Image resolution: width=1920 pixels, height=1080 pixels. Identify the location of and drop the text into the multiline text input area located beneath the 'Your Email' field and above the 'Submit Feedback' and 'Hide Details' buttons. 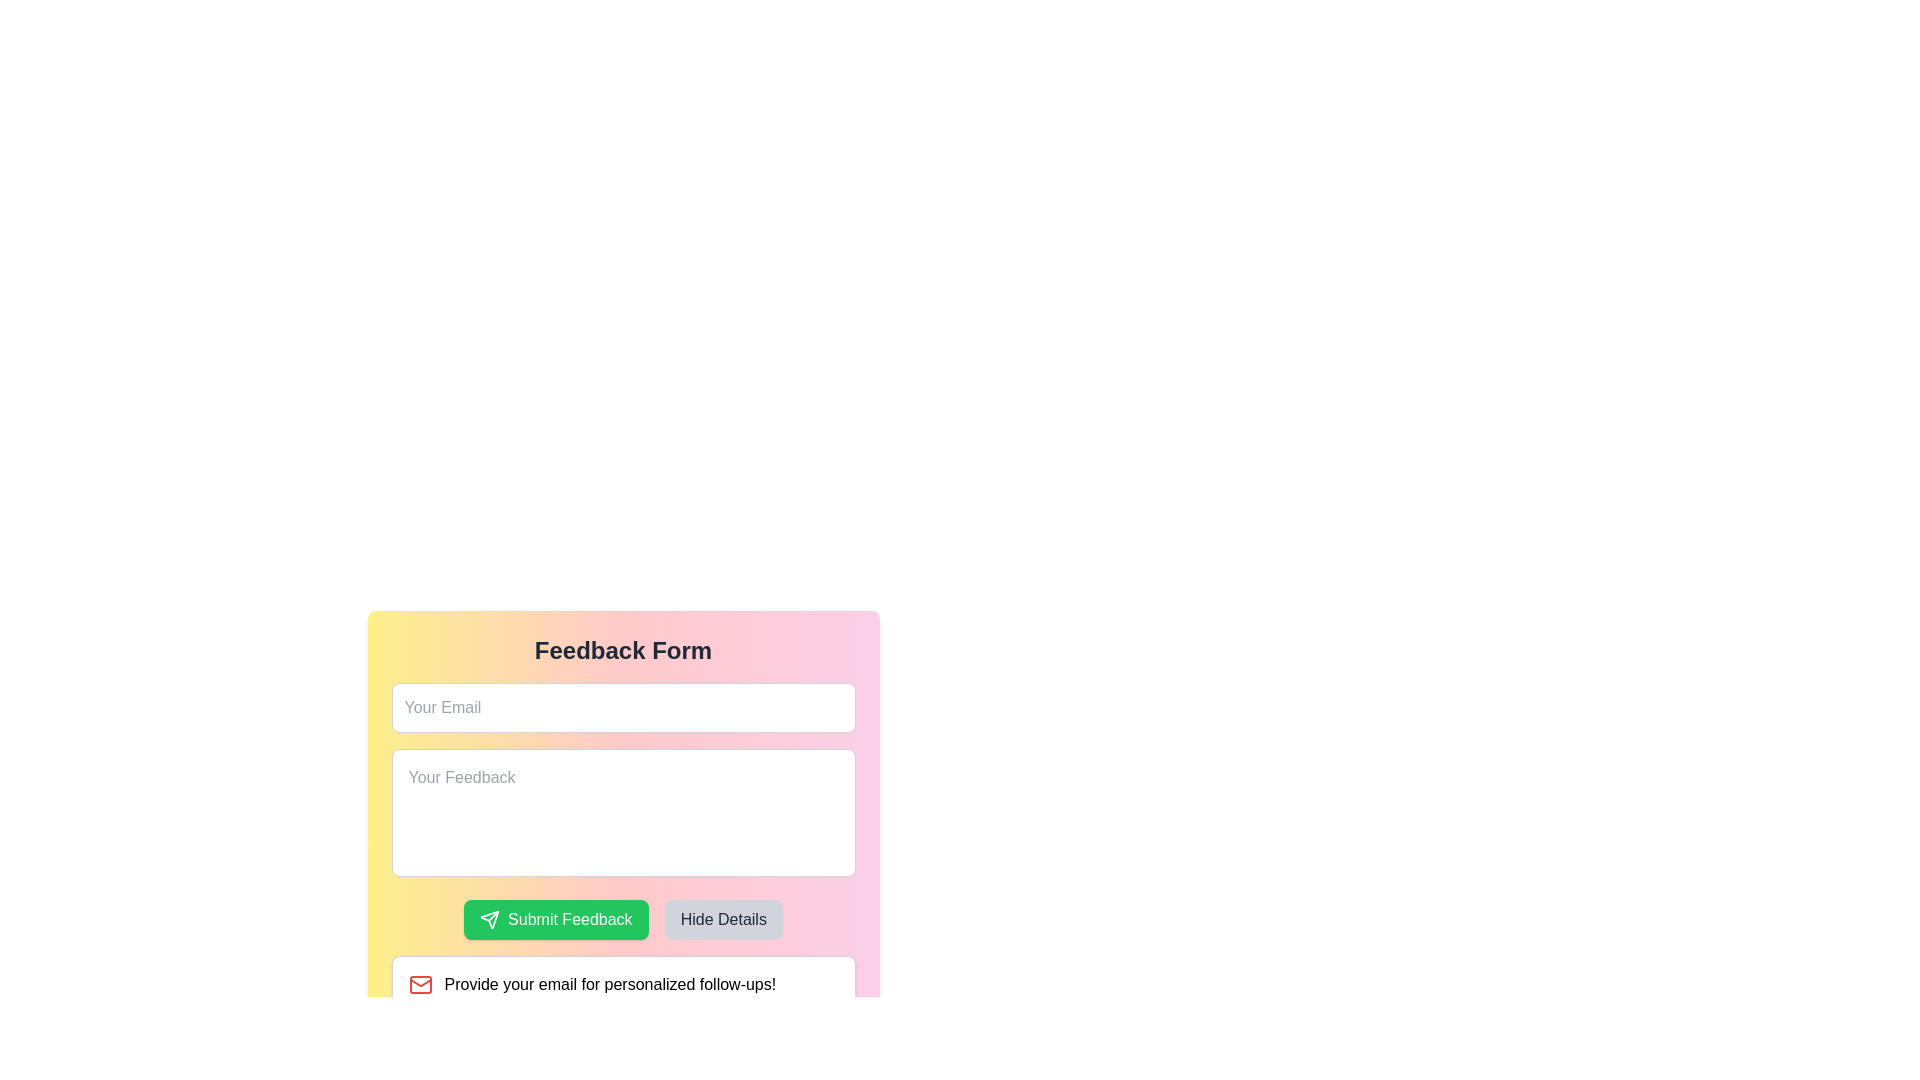
(622, 813).